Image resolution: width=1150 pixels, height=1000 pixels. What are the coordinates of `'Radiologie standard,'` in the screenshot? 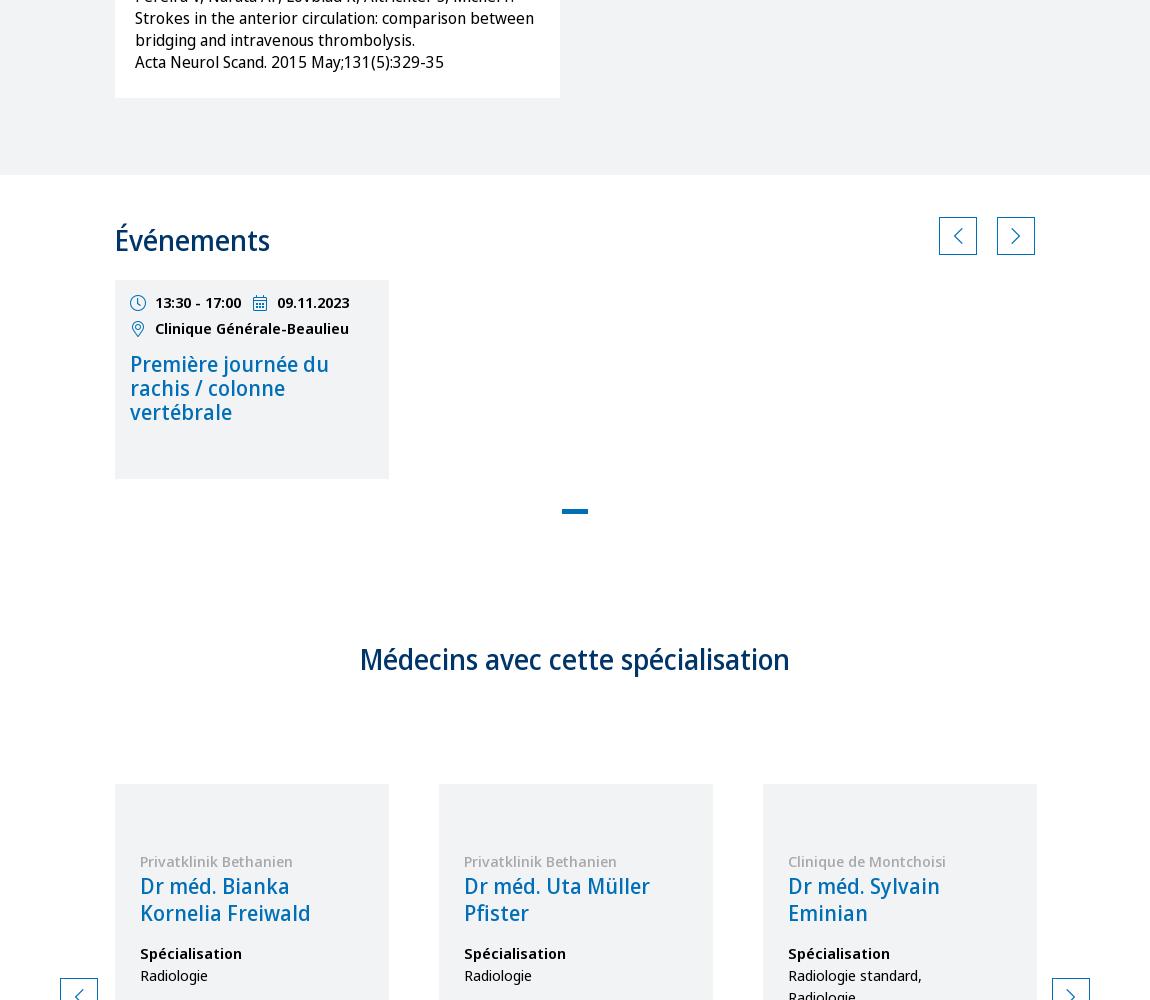 It's located at (786, 974).